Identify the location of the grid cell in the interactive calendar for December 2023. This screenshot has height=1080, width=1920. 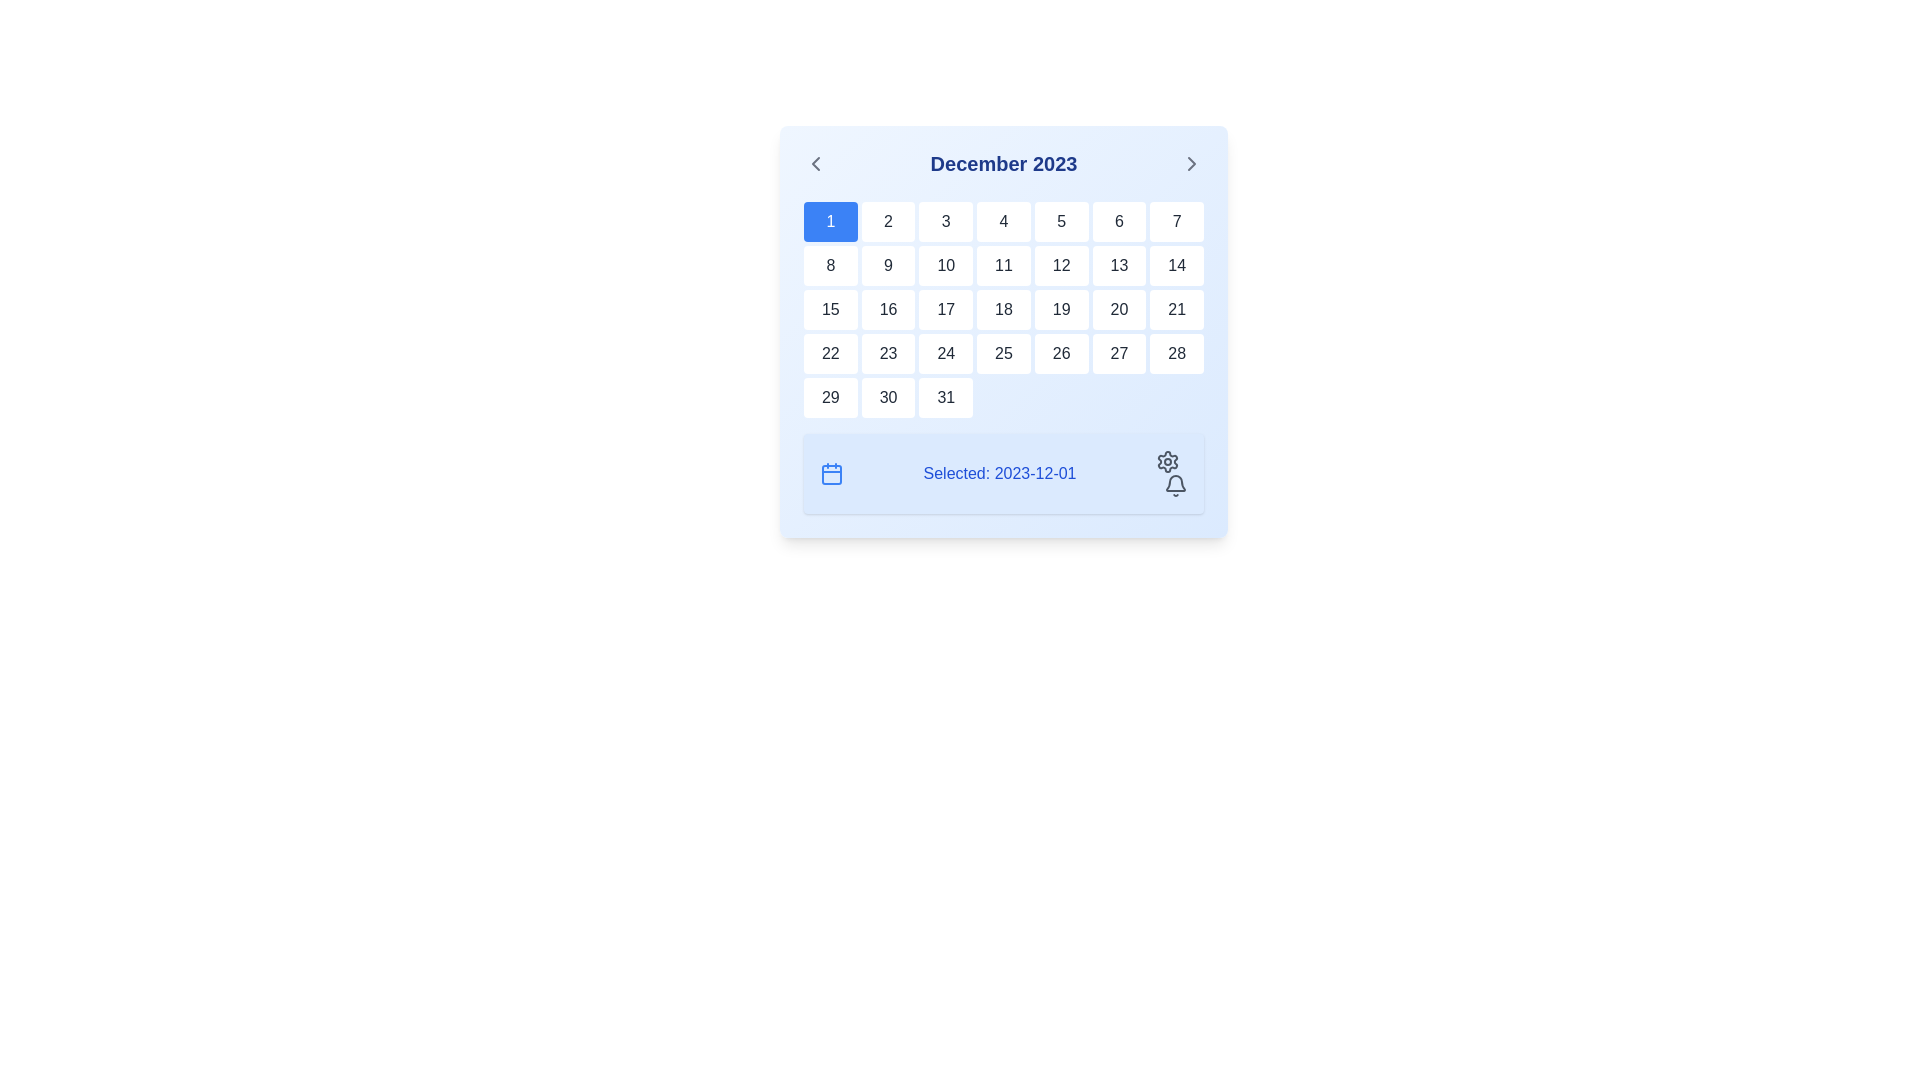
(1003, 309).